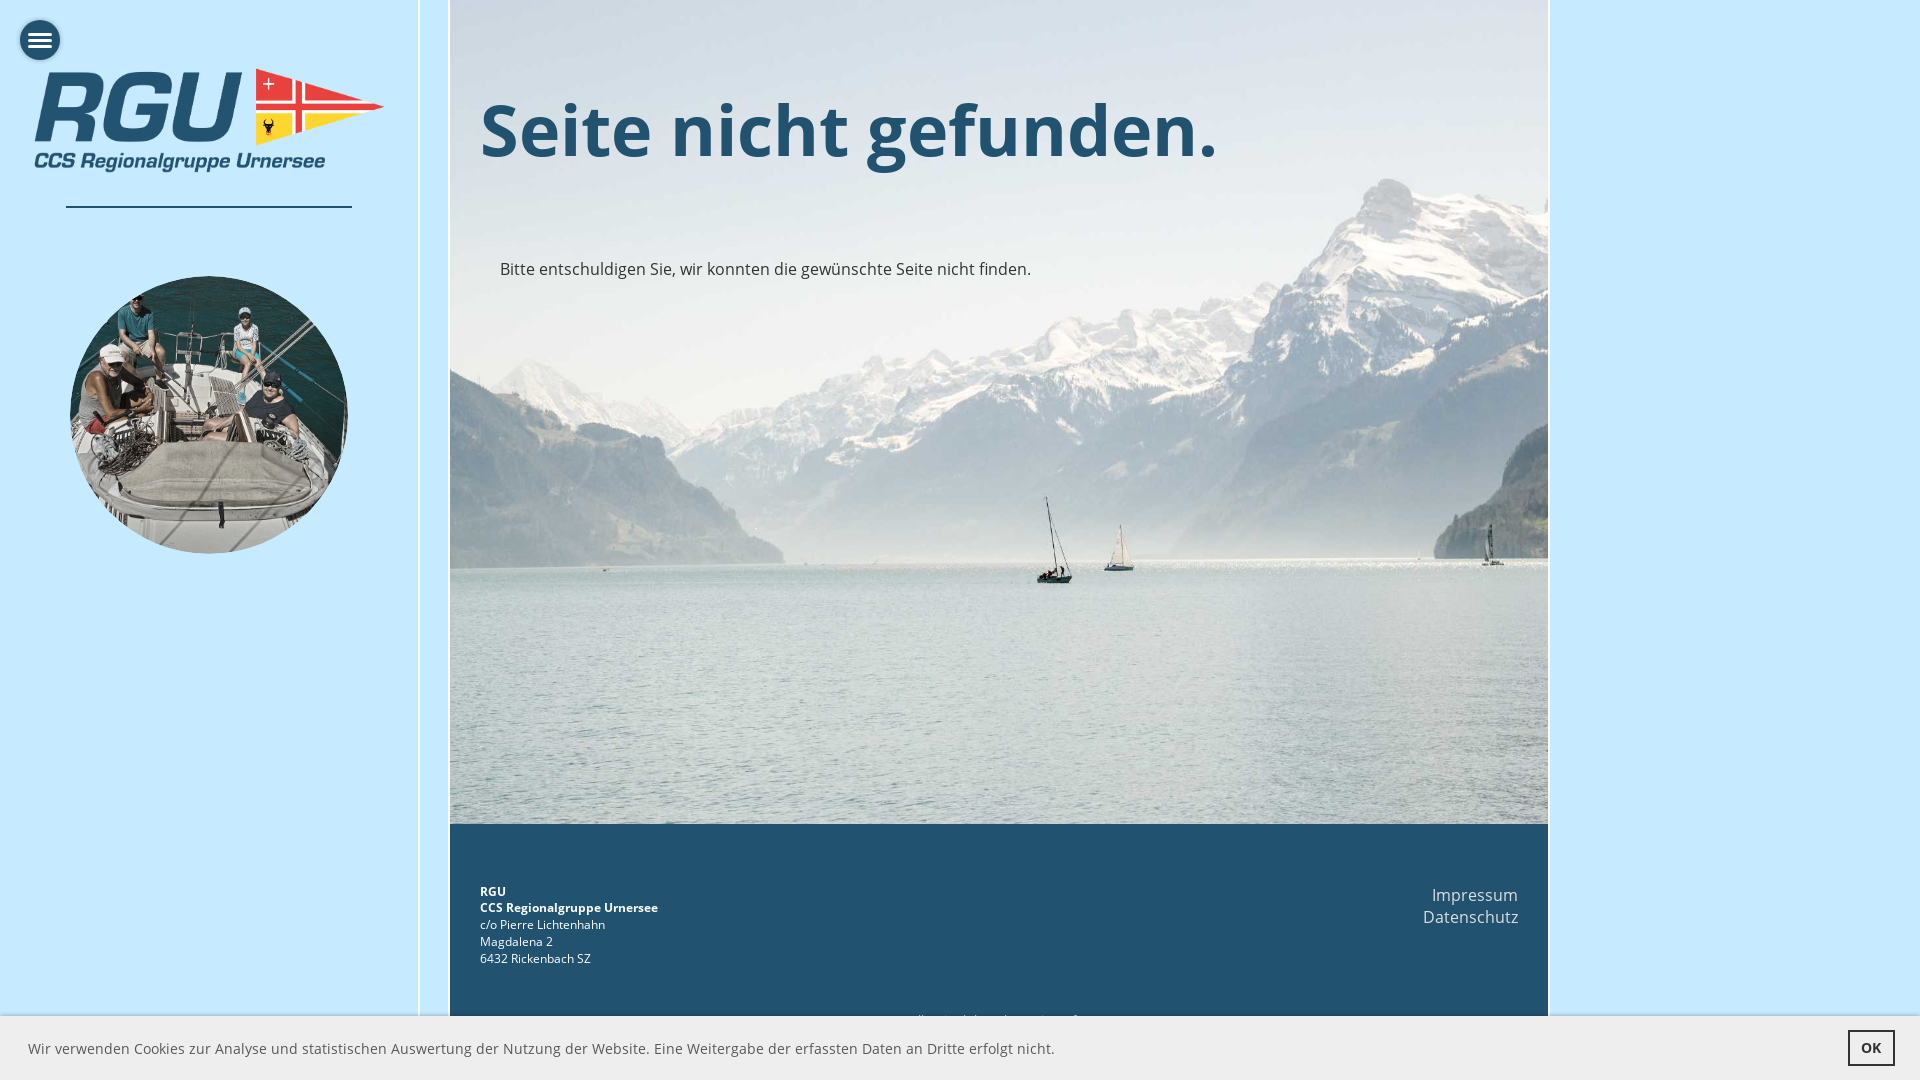 This screenshot has height=1080, width=1920. Describe the element at coordinates (1474, 893) in the screenshot. I see `'Impressum'` at that location.